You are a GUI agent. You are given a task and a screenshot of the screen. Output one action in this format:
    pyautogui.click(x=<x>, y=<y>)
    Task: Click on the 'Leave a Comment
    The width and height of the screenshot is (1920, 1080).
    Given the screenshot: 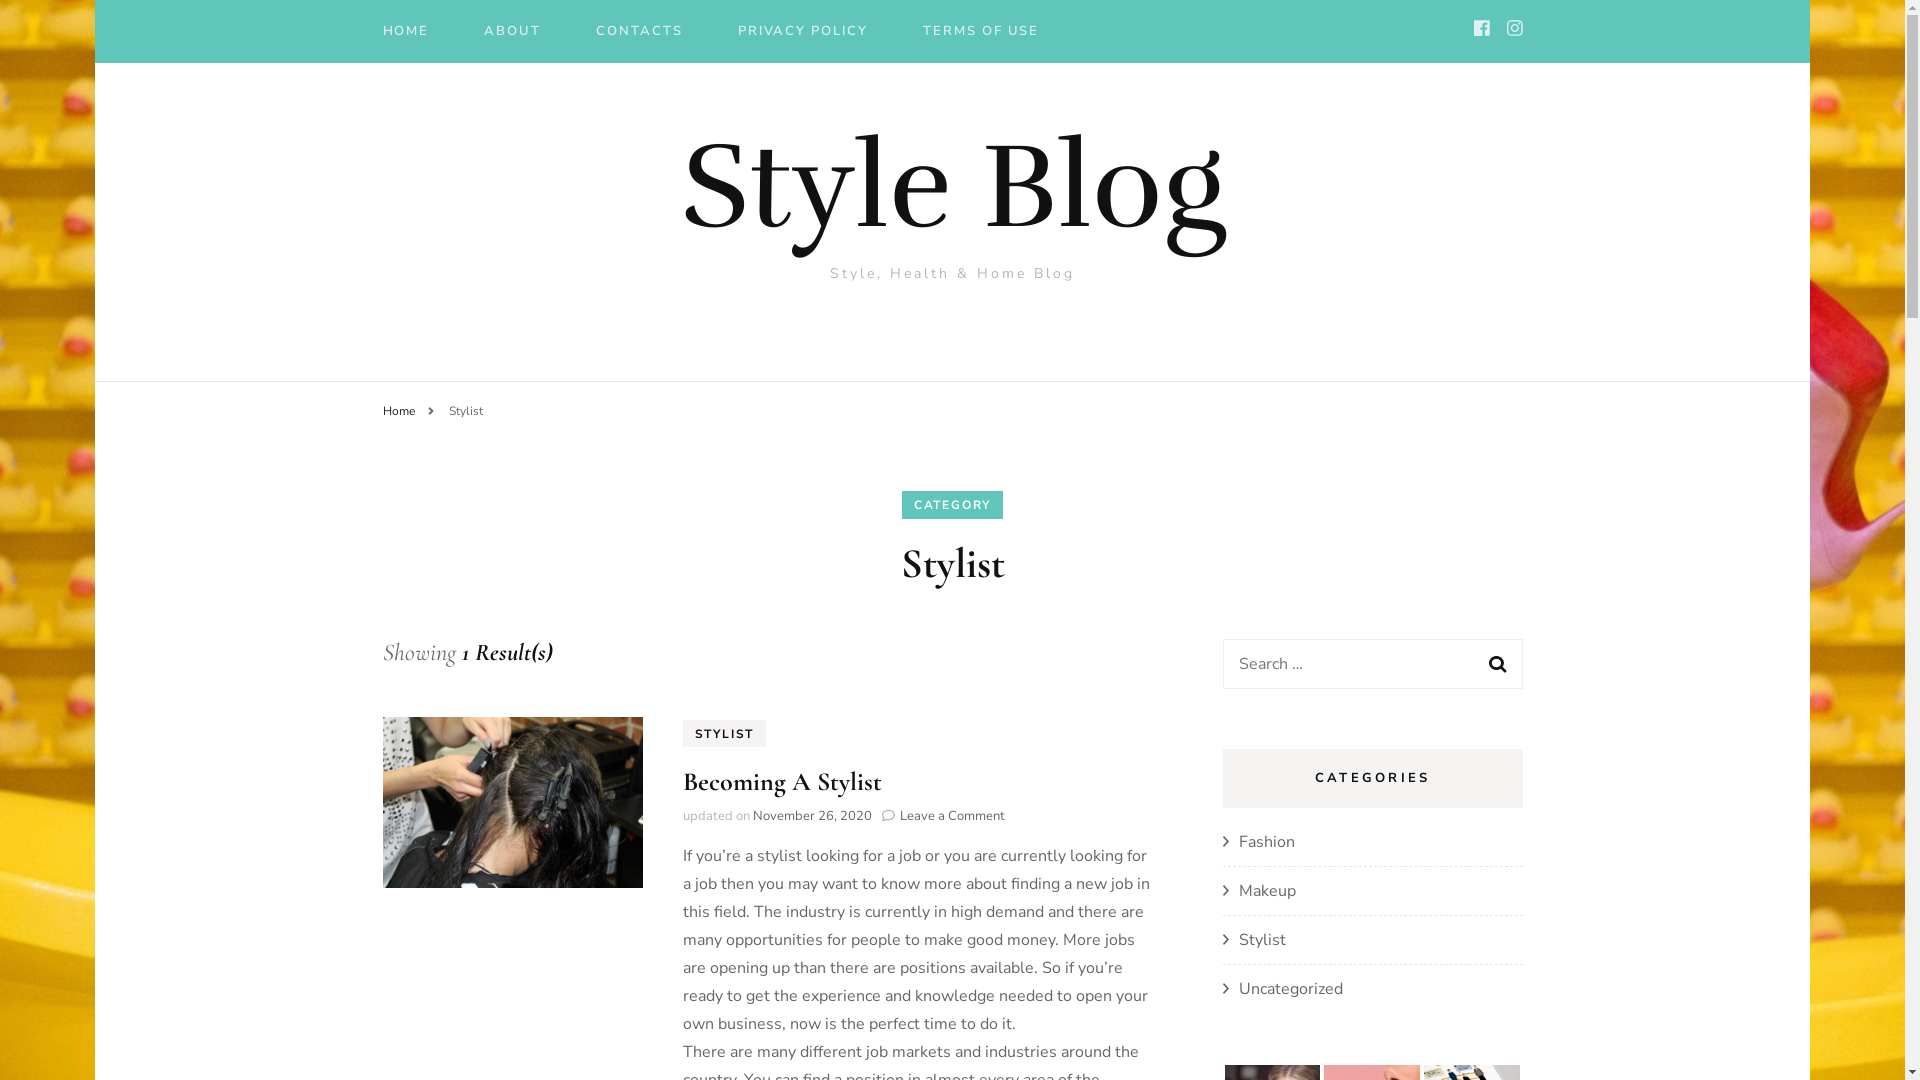 What is the action you would take?
    pyautogui.click(x=951, y=816)
    